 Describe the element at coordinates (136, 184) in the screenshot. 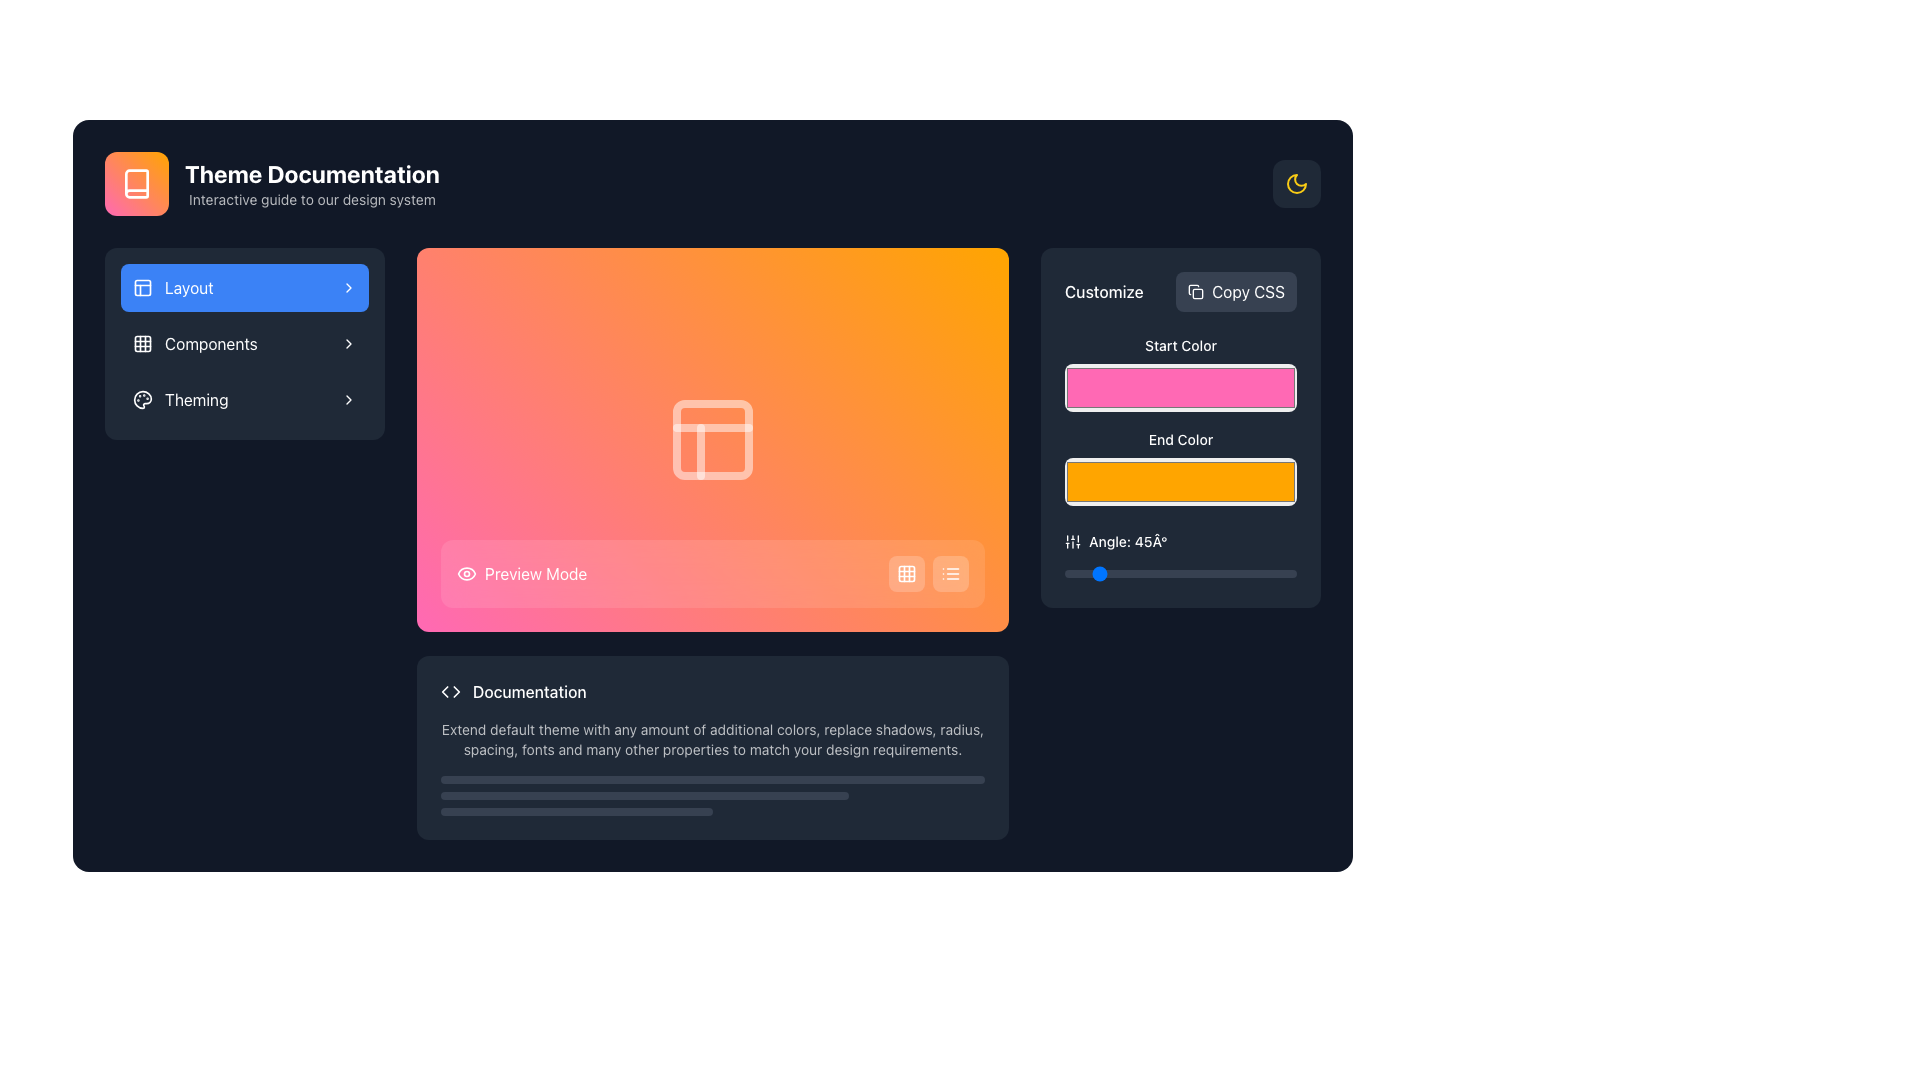

I see `the book icon logo, which is a decorative vector graphic located in the top-left section of the interface` at that location.